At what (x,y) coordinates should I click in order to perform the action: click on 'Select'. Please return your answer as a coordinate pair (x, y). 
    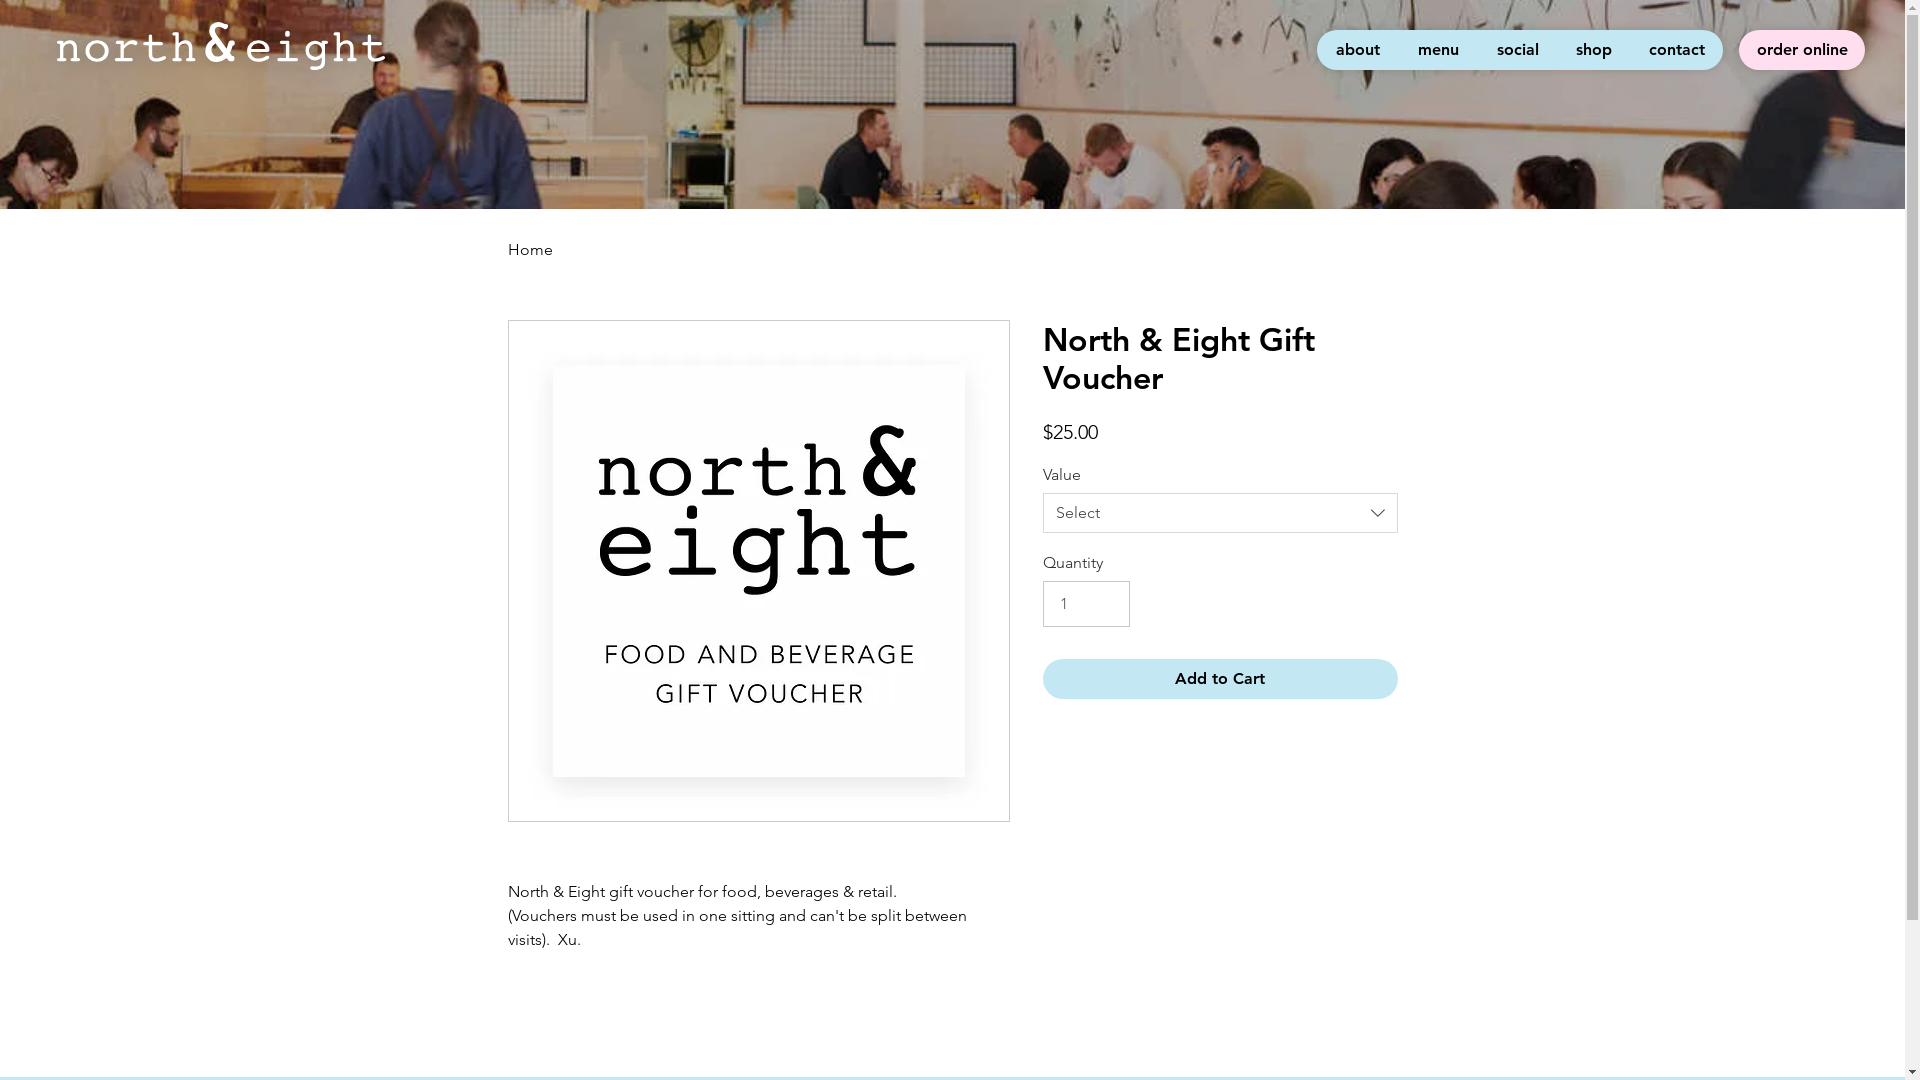
    Looking at the image, I should click on (1040, 512).